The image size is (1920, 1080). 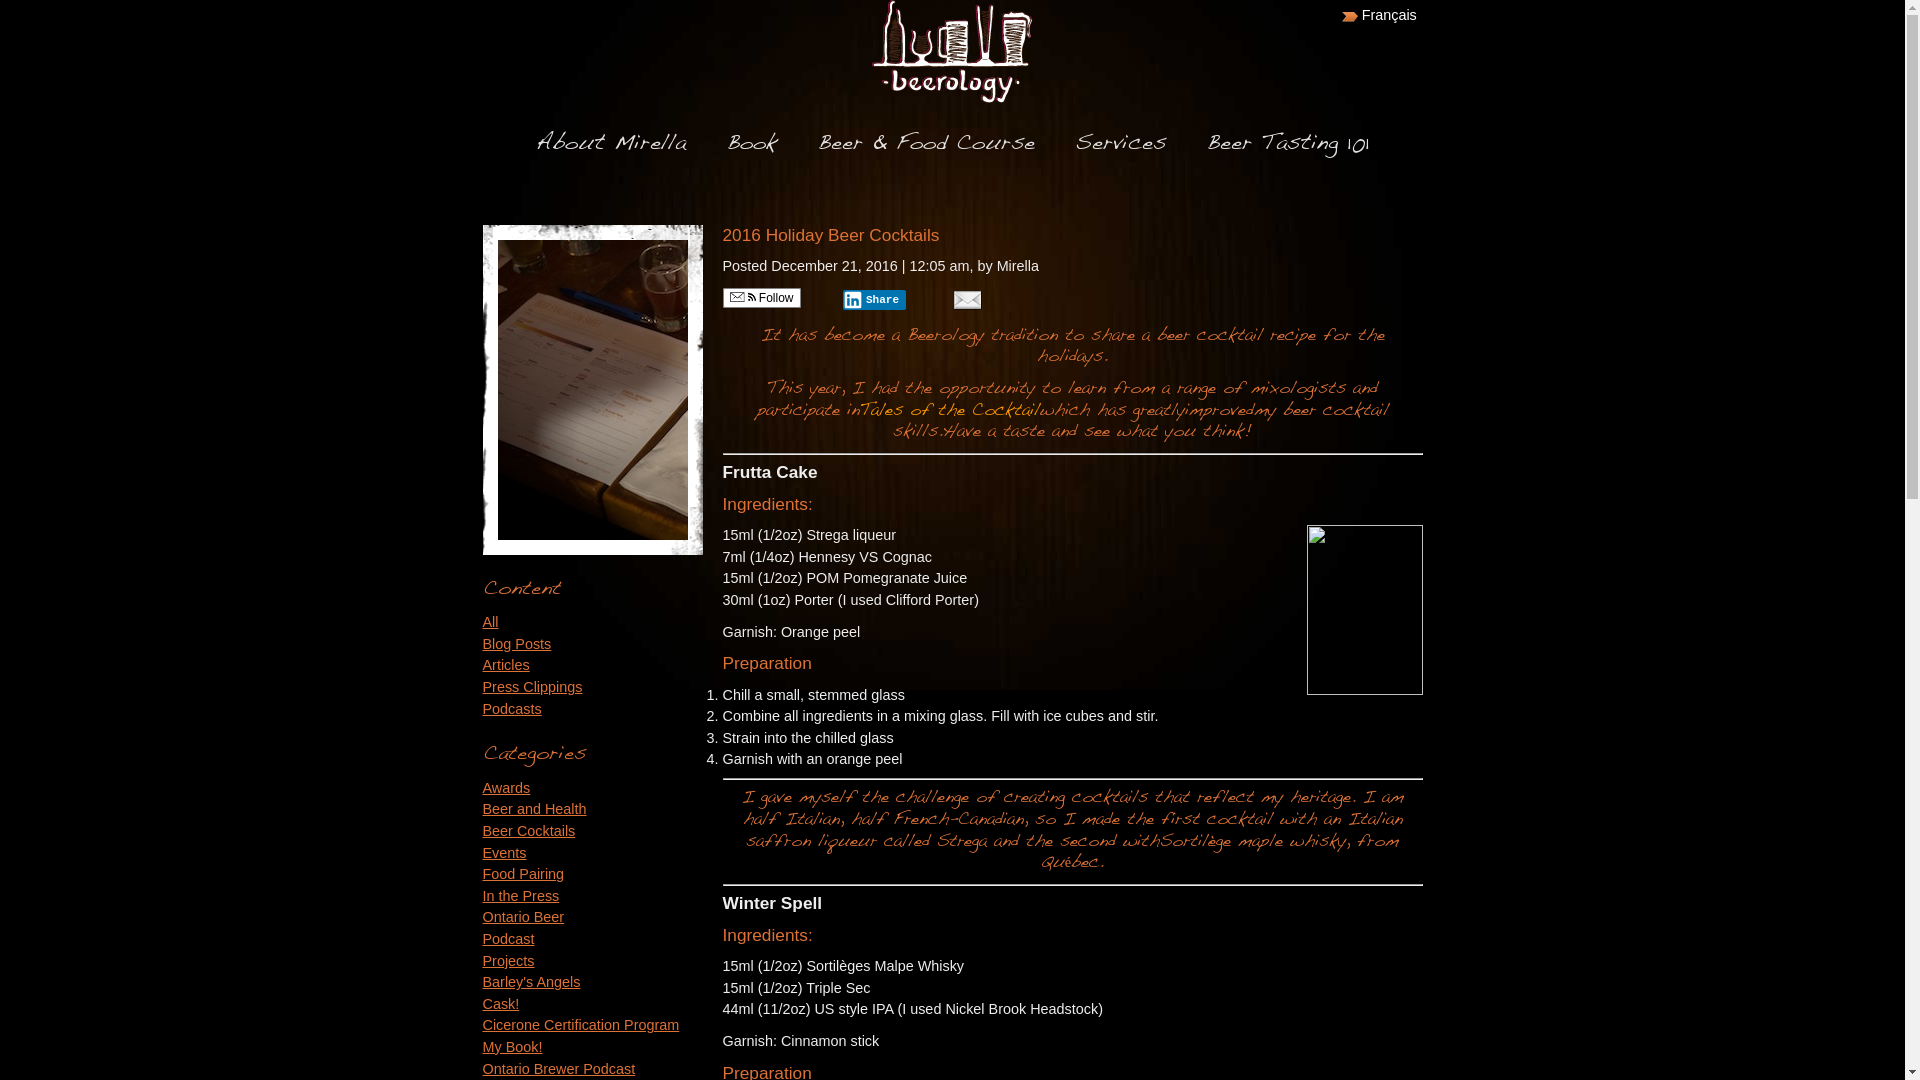 What do you see at coordinates (500, 1003) in the screenshot?
I see `'Cask!'` at bounding box center [500, 1003].